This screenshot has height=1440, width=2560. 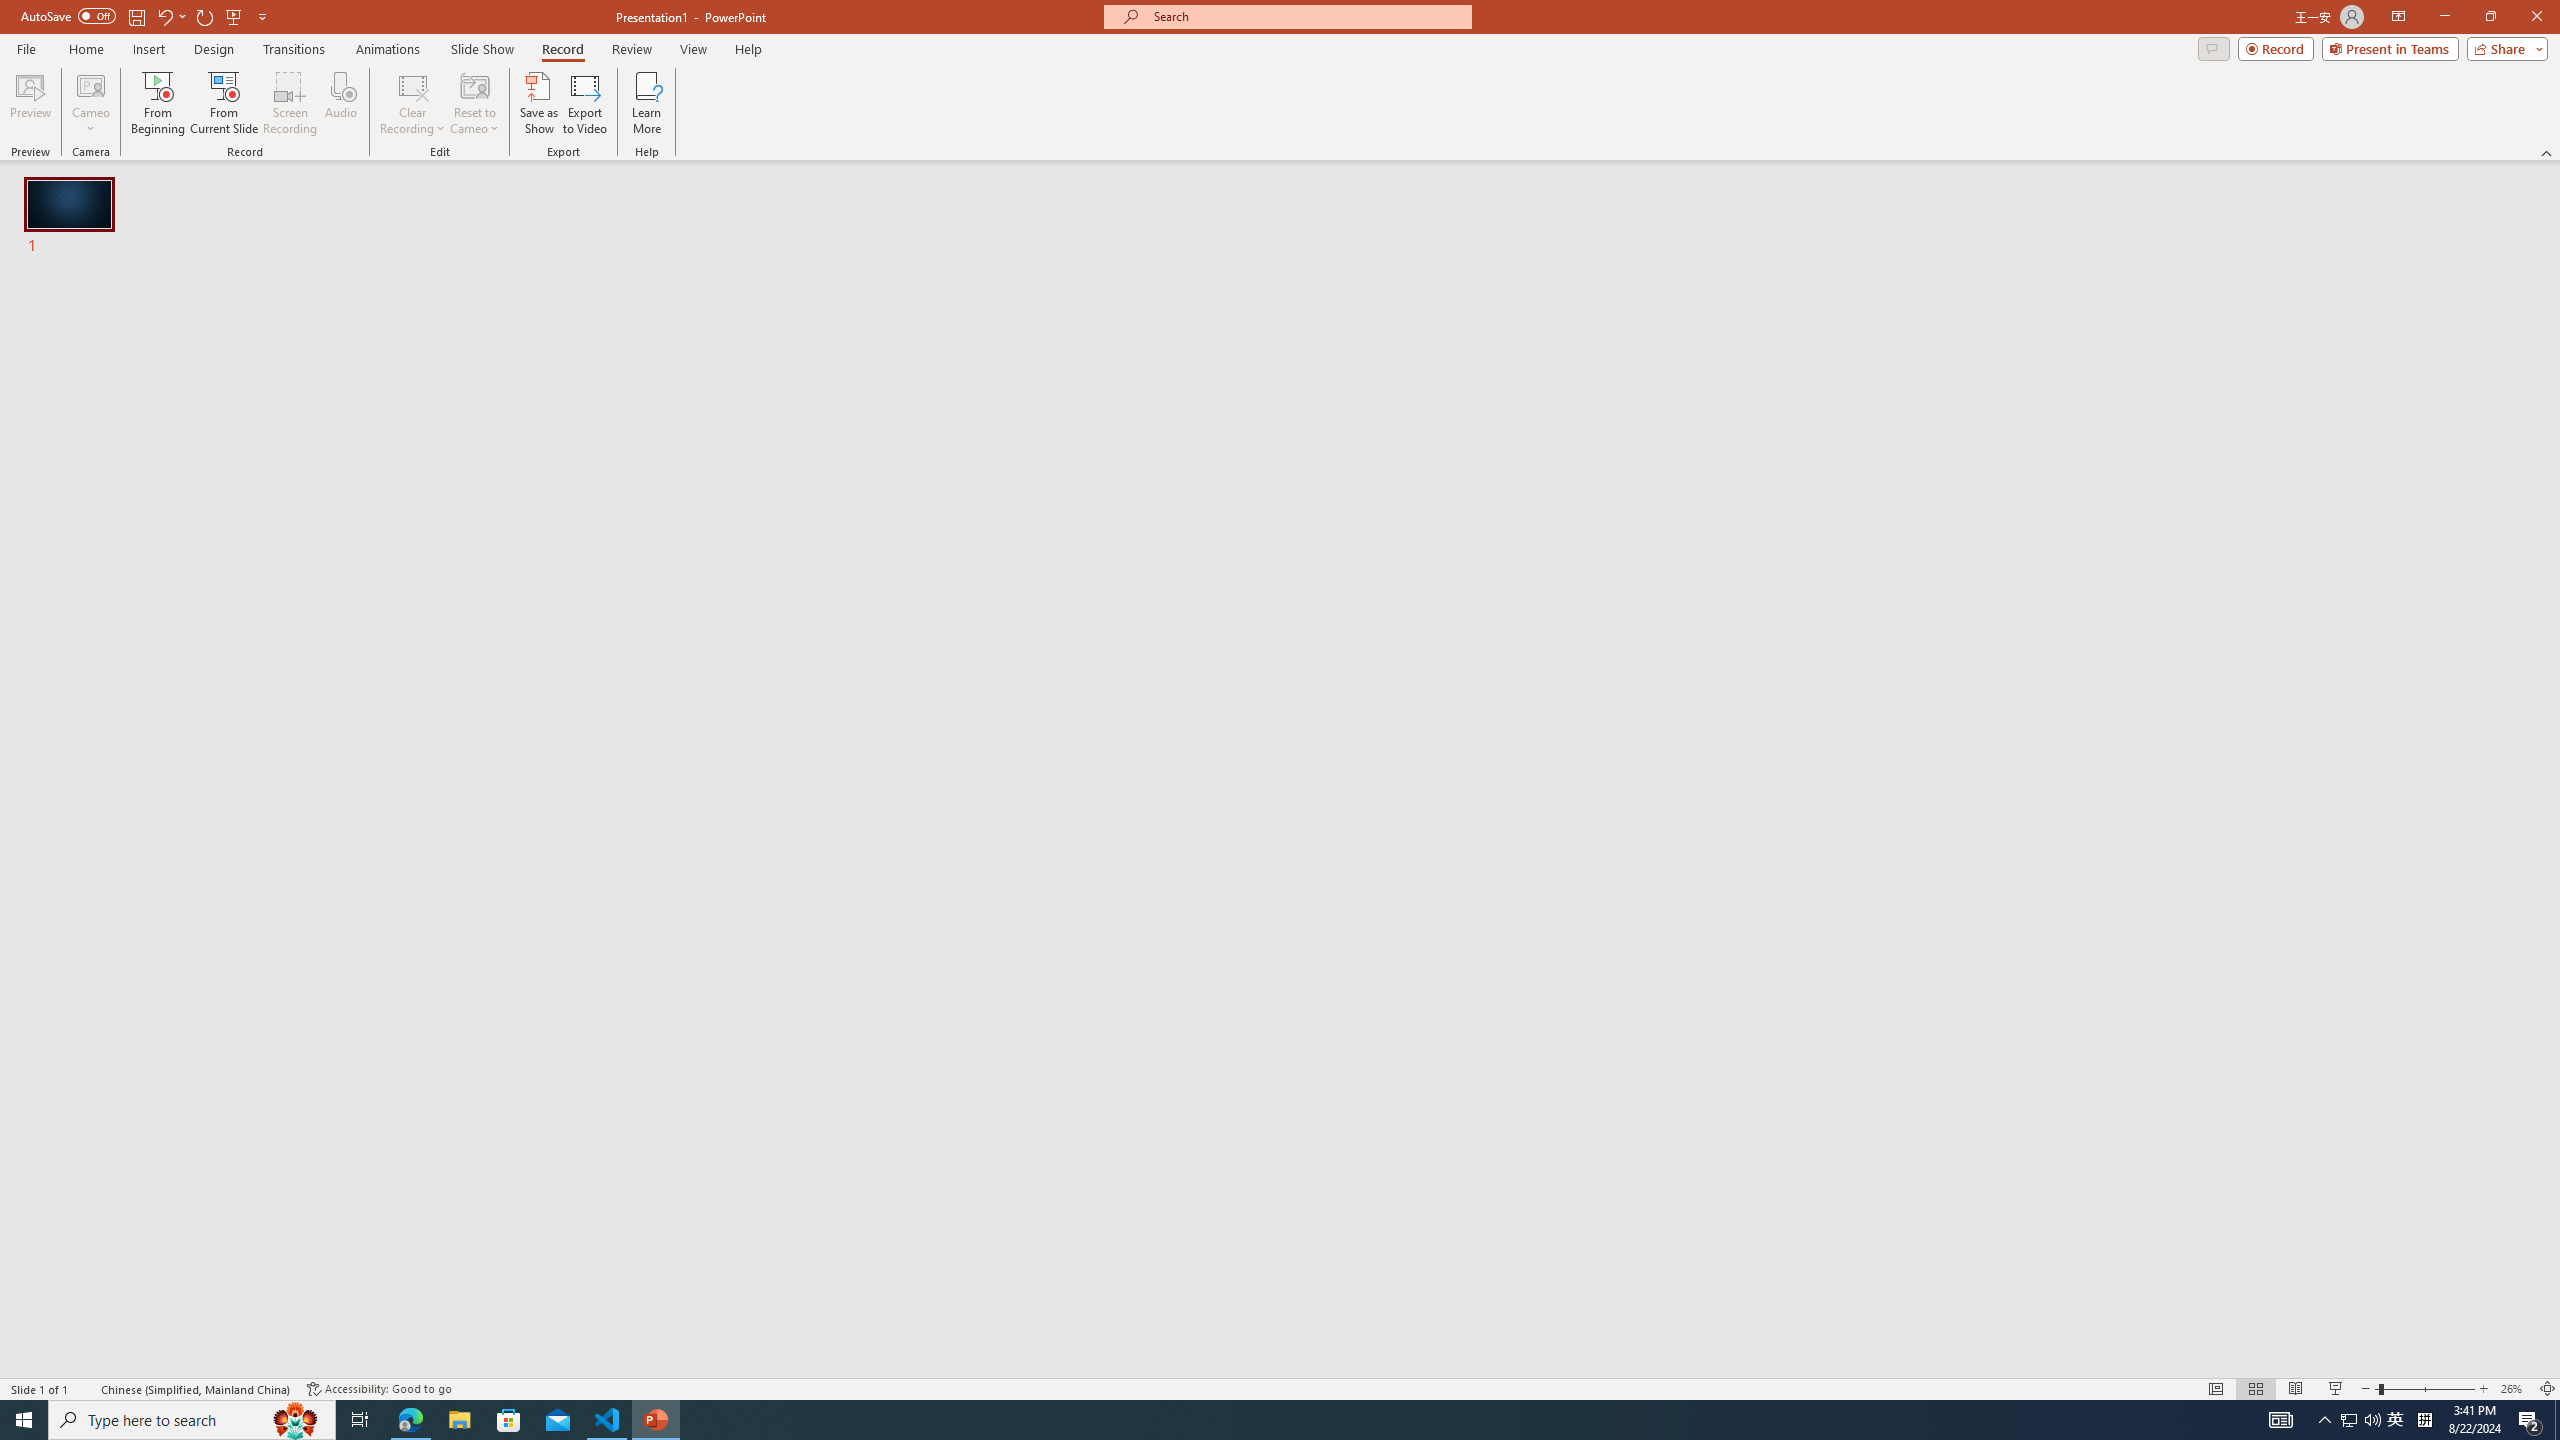 What do you see at coordinates (215, 49) in the screenshot?
I see `'Design'` at bounding box center [215, 49].